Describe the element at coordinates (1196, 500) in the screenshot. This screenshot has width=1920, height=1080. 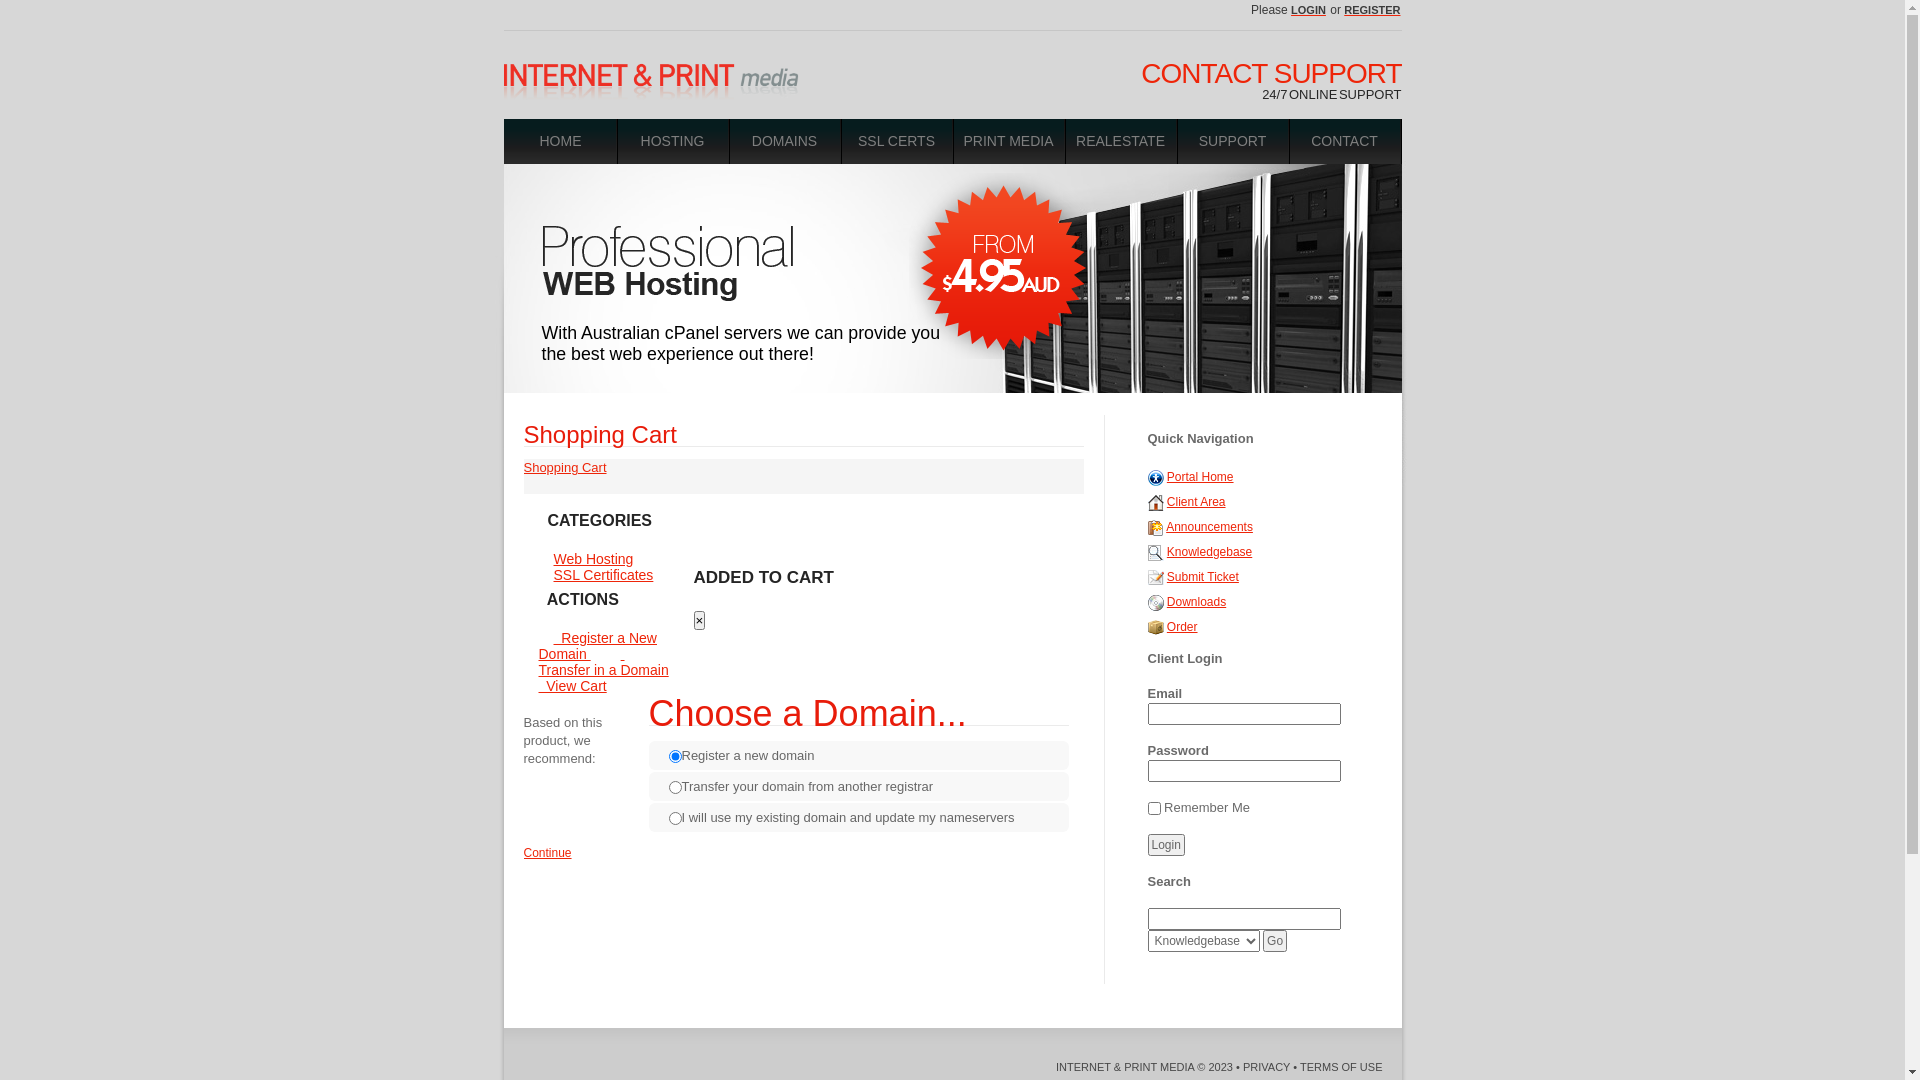
I see `'Client Area'` at that location.